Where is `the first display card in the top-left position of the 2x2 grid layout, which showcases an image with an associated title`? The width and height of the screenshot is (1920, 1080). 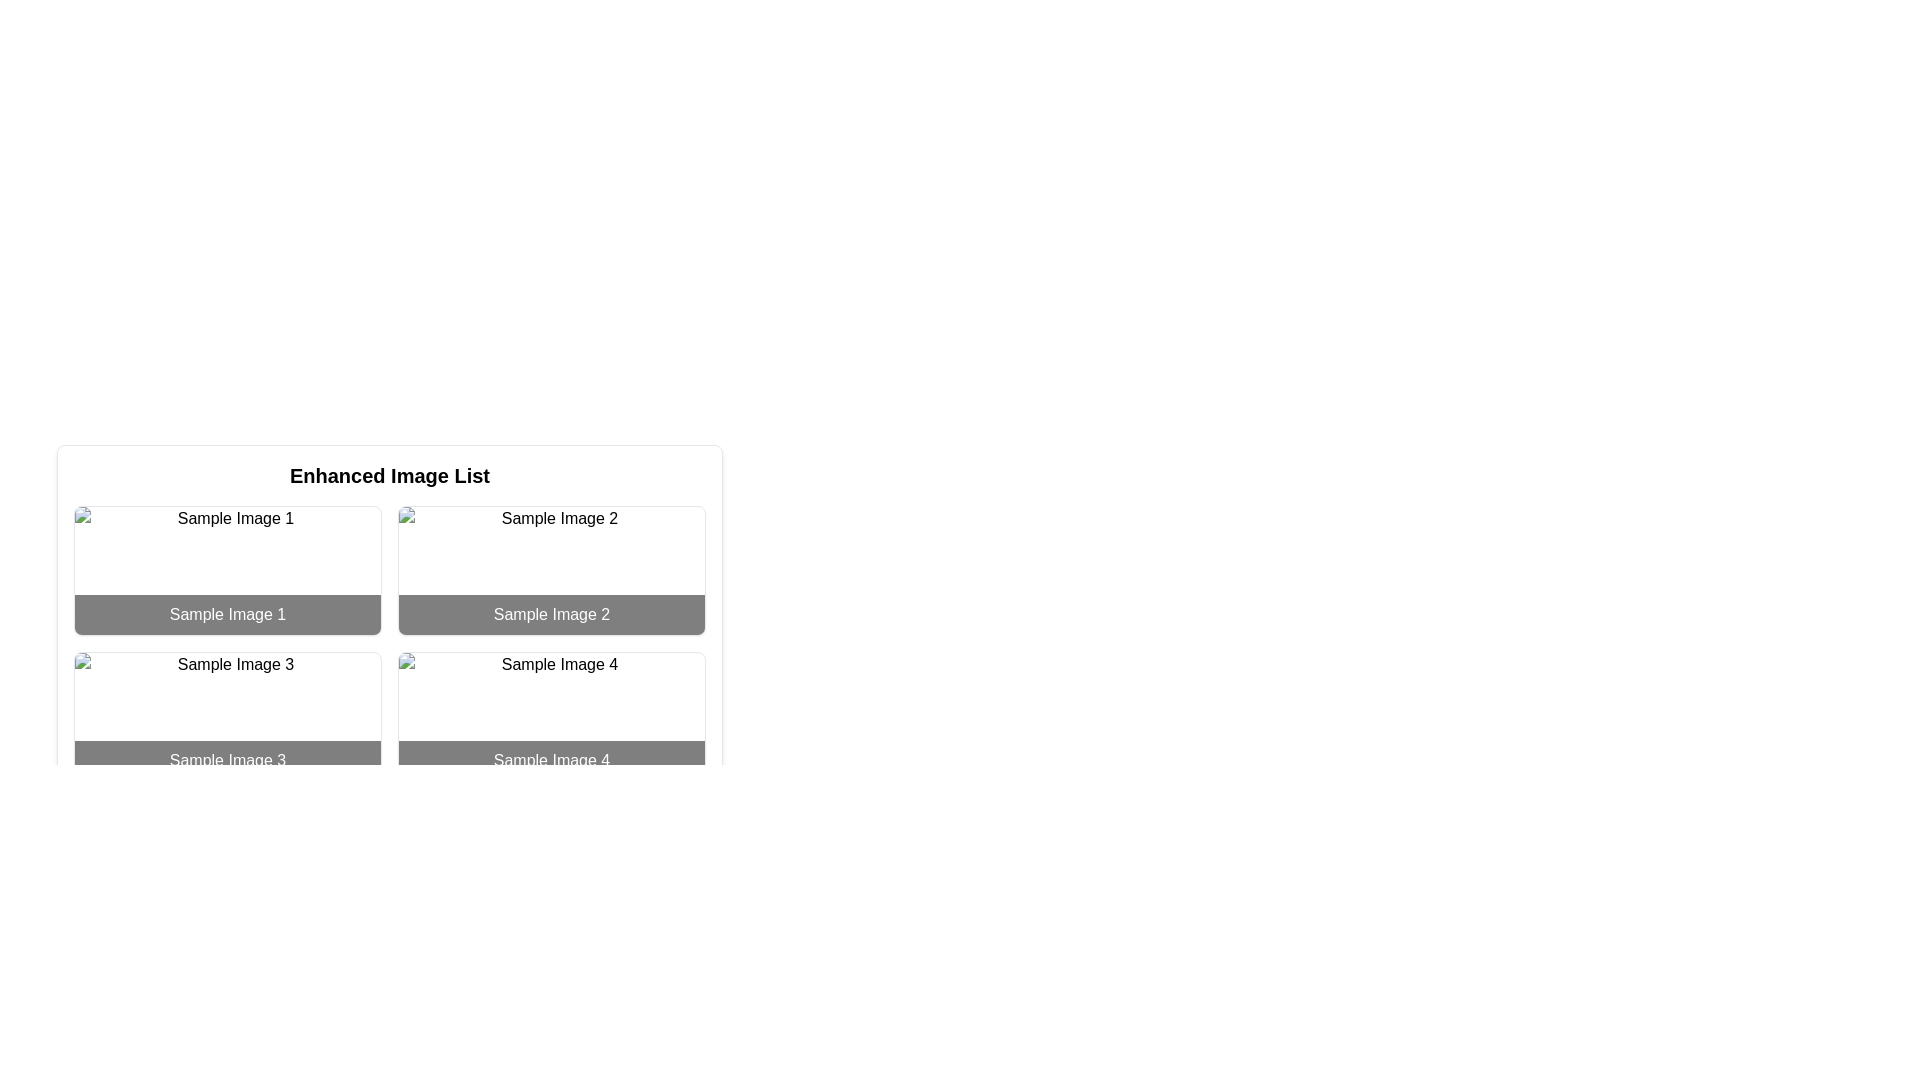
the first display card in the top-left position of the 2x2 grid layout, which showcases an image with an associated title is located at coordinates (227, 570).